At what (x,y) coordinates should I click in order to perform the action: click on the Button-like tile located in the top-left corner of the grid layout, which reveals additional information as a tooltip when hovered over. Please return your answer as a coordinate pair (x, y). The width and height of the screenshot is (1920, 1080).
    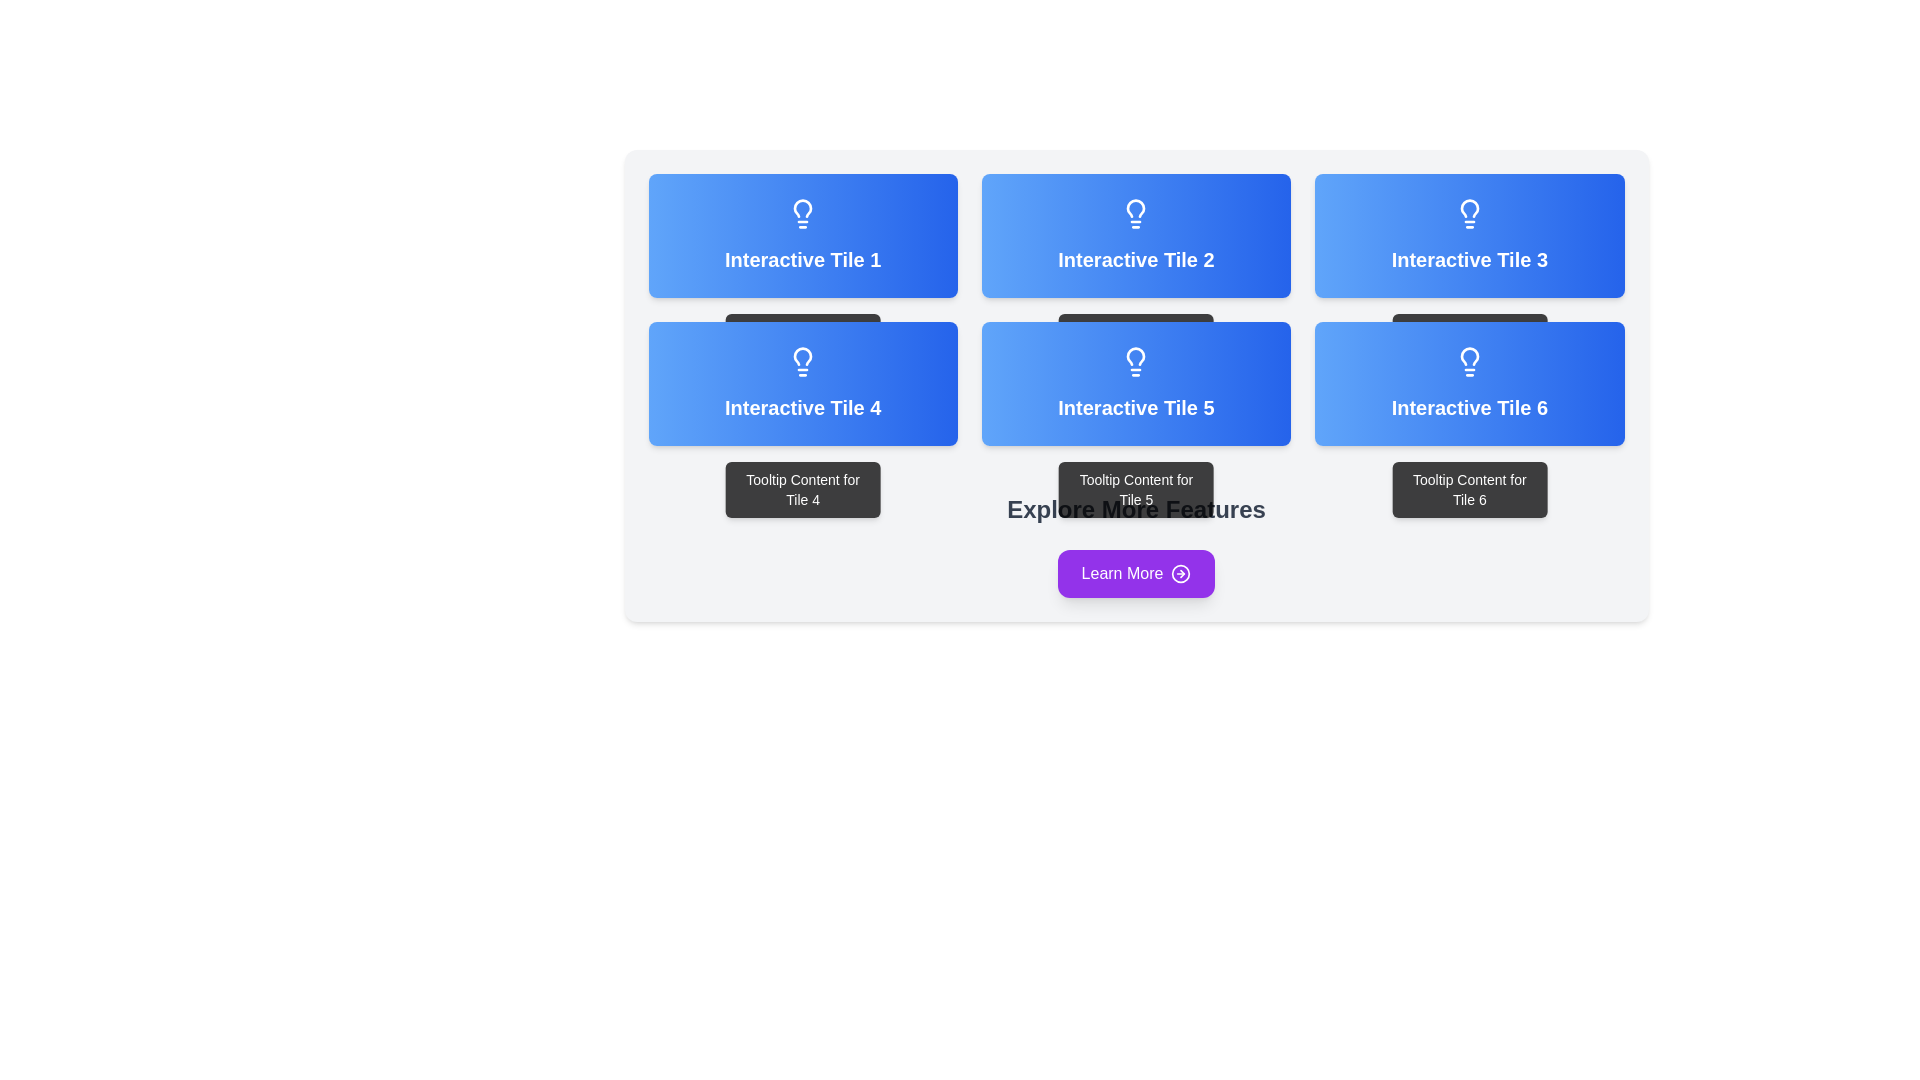
    Looking at the image, I should click on (803, 234).